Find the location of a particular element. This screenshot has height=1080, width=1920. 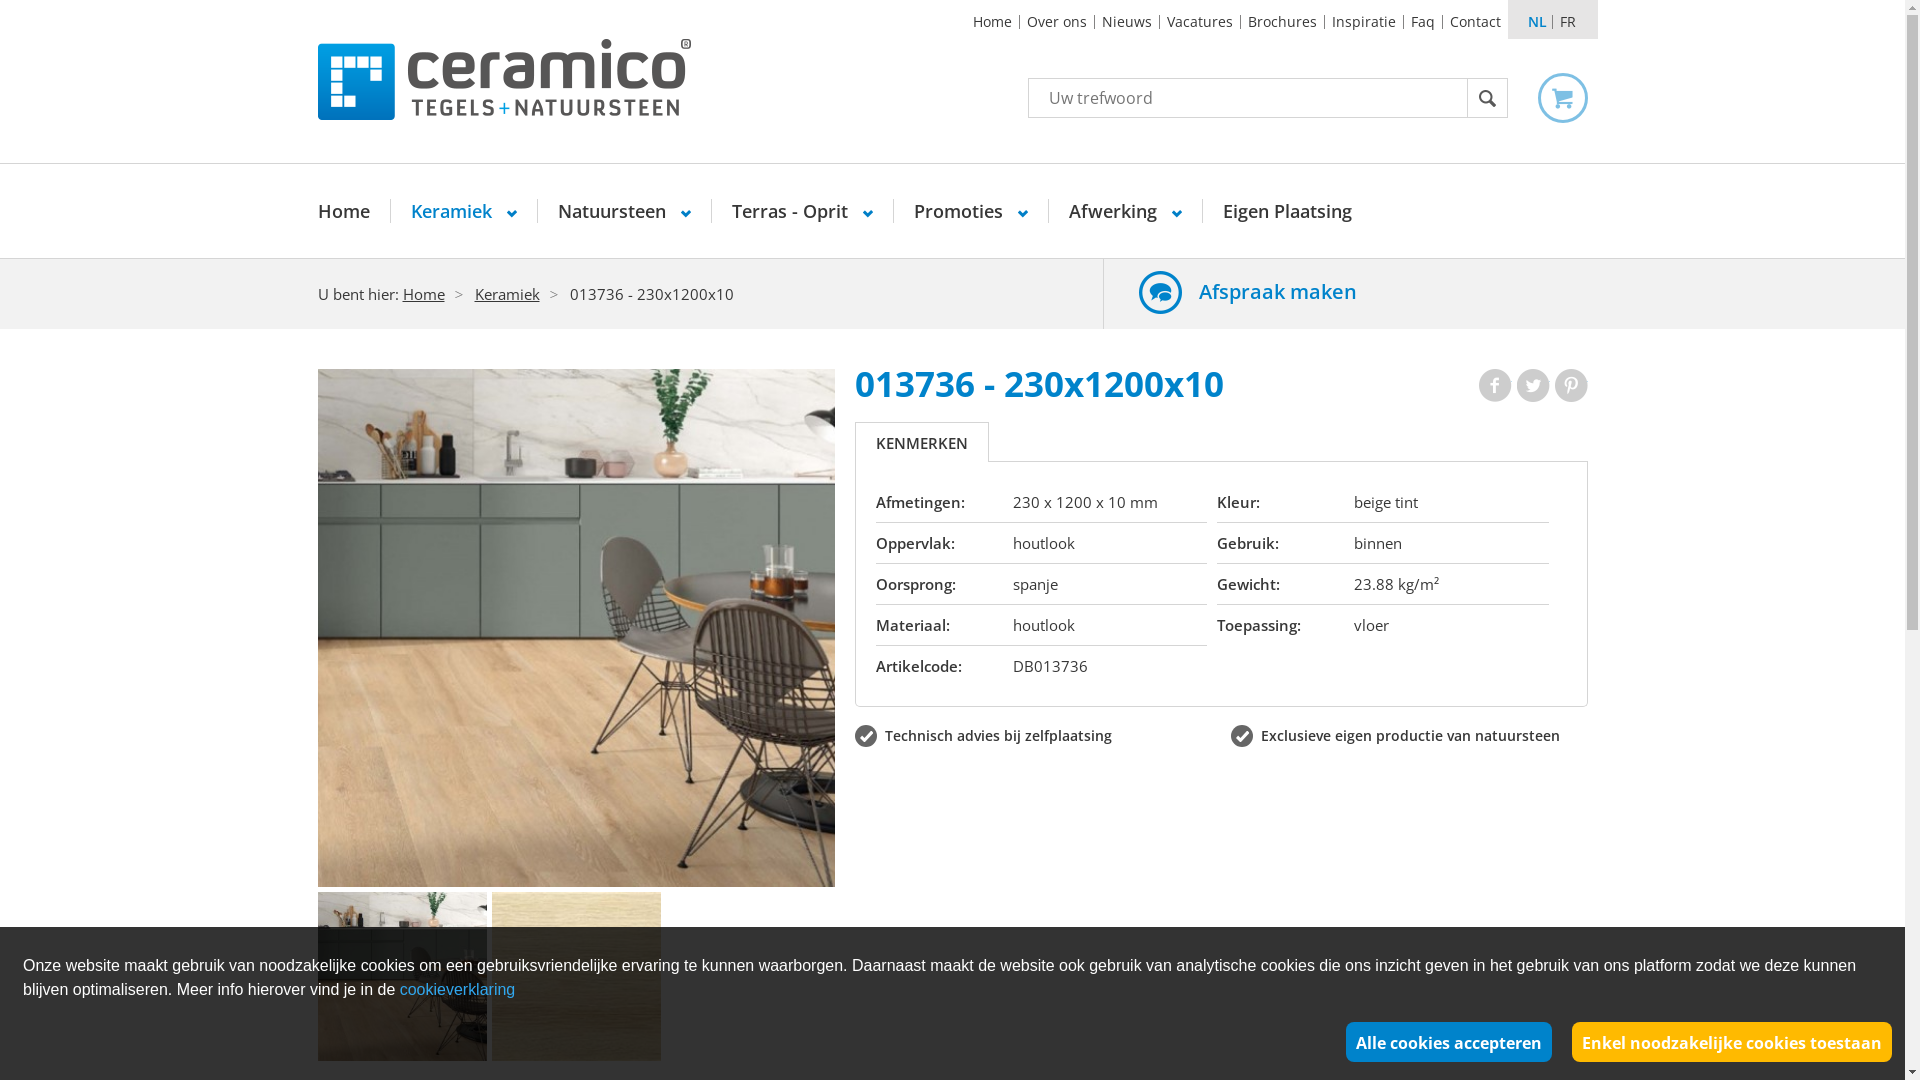

'Natuursteen' is located at coordinates (623, 211).